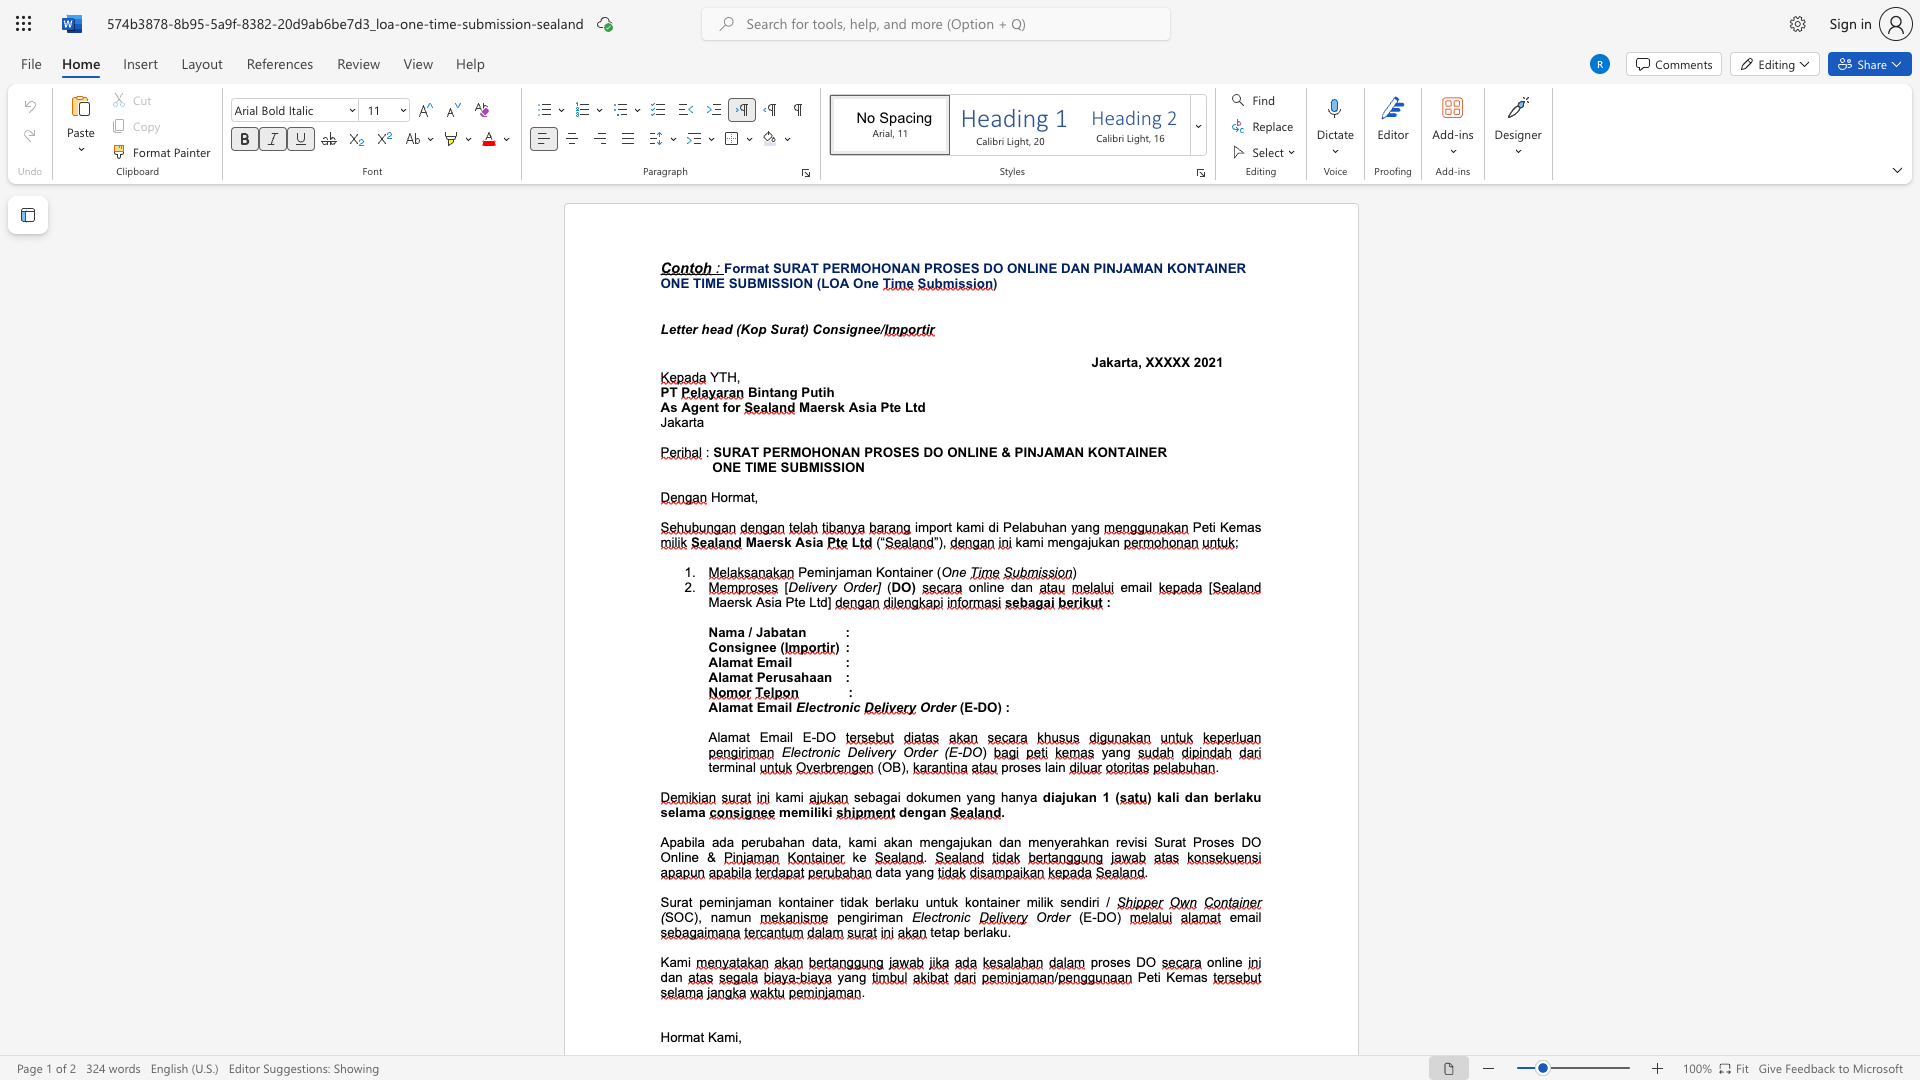 The width and height of the screenshot is (1920, 1080). Describe the element at coordinates (1205, 842) in the screenshot. I see `the subset text "oses D" within the text "Proses DO Online &"` at that location.